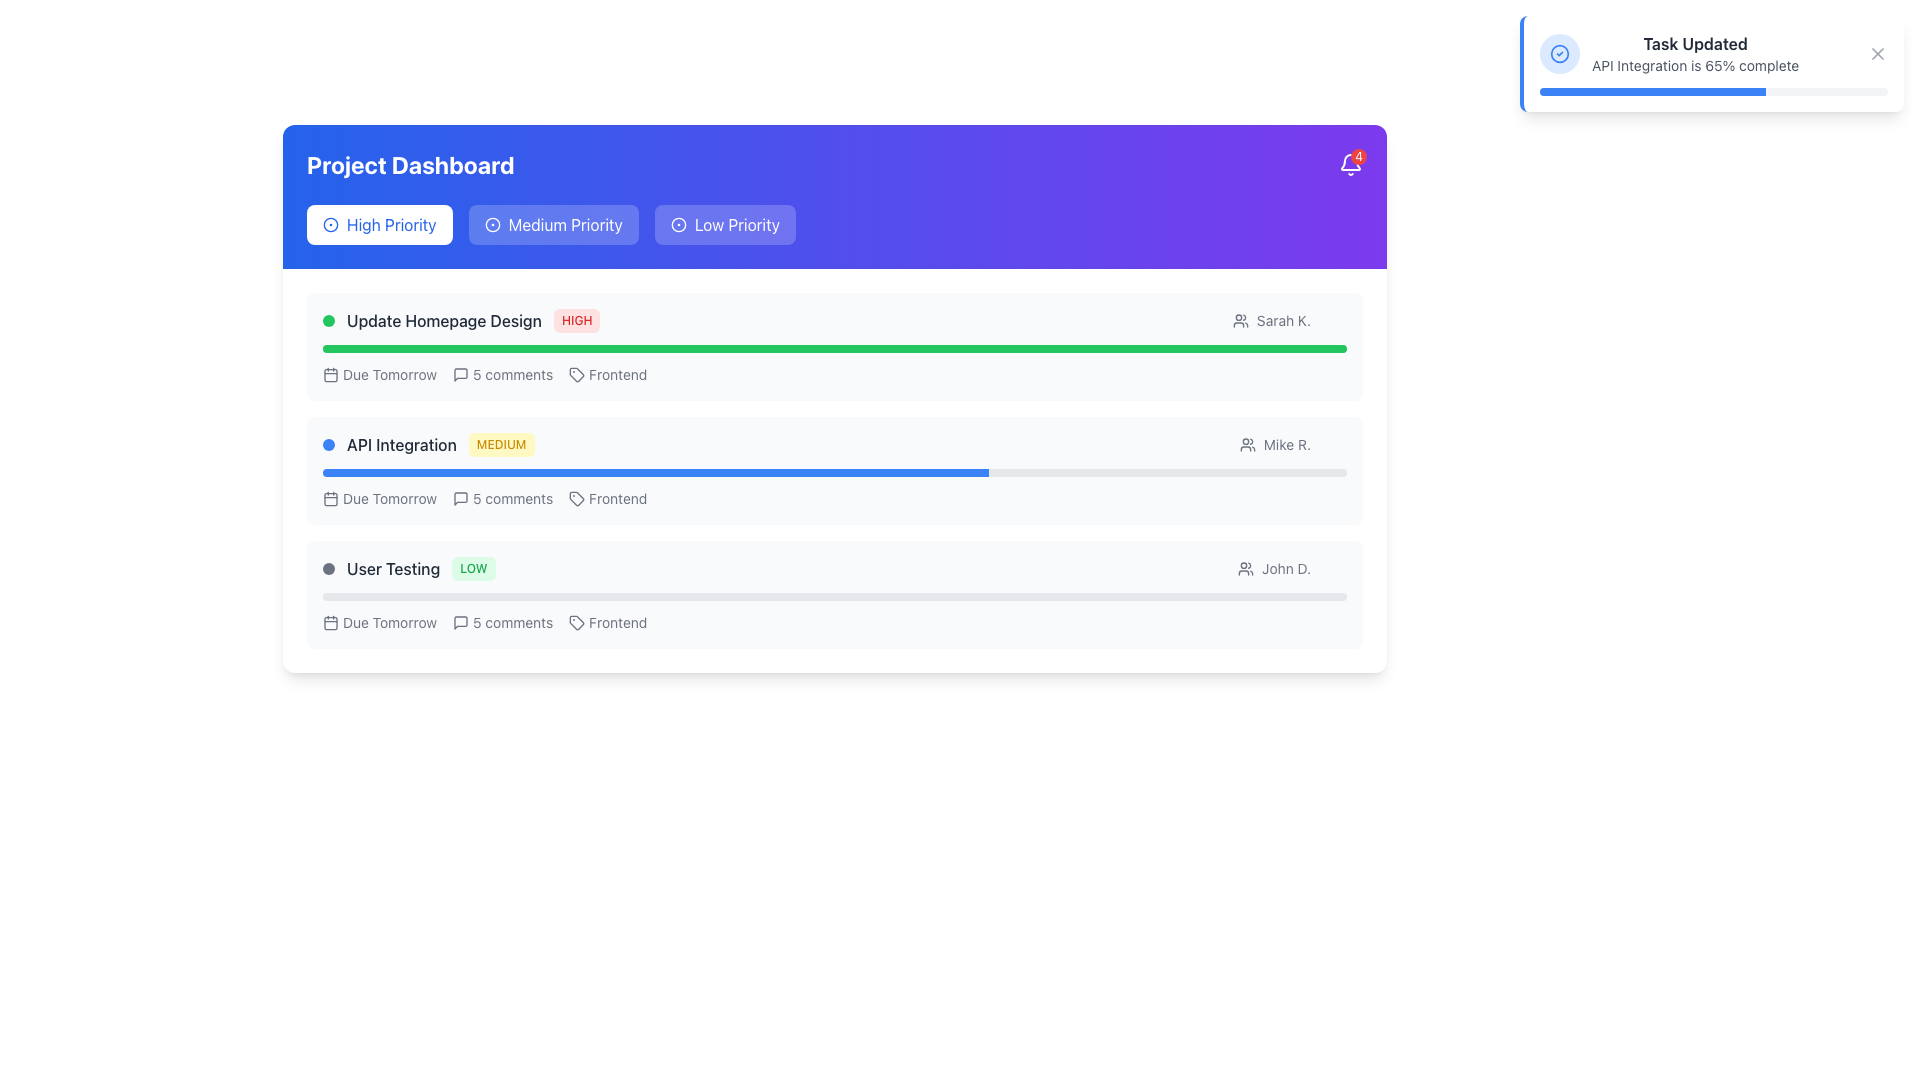 This screenshot has width=1920, height=1080. Describe the element at coordinates (655, 473) in the screenshot. I see `the blue filled progress bar segment indicating 65% progress, located under the 'API Integration' task section` at that location.